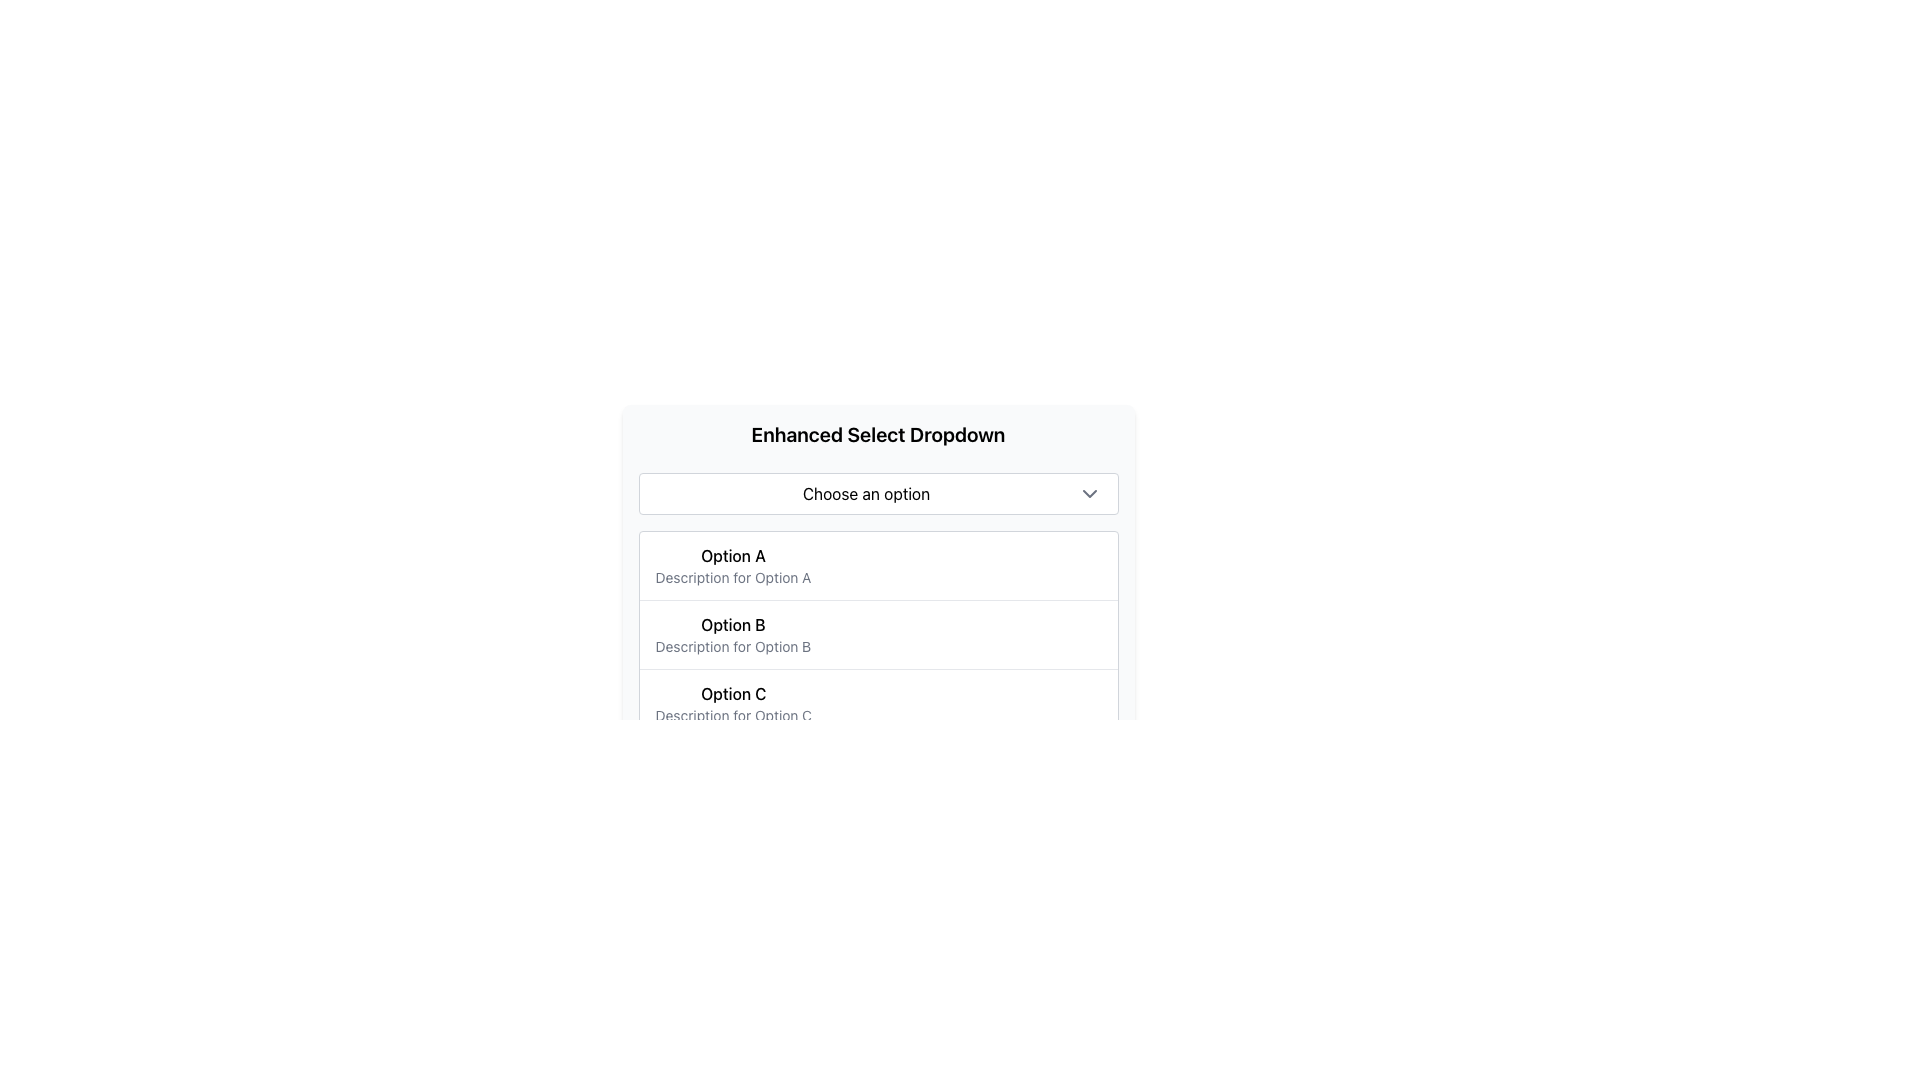 This screenshot has height=1080, width=1920. Describe the element at coordinates (732, 555) in the screenshot. I see `the primary text label for the first dropdown option, which is positioned slightly to the left in the first row of the dropdown options, below the header section` at that location.